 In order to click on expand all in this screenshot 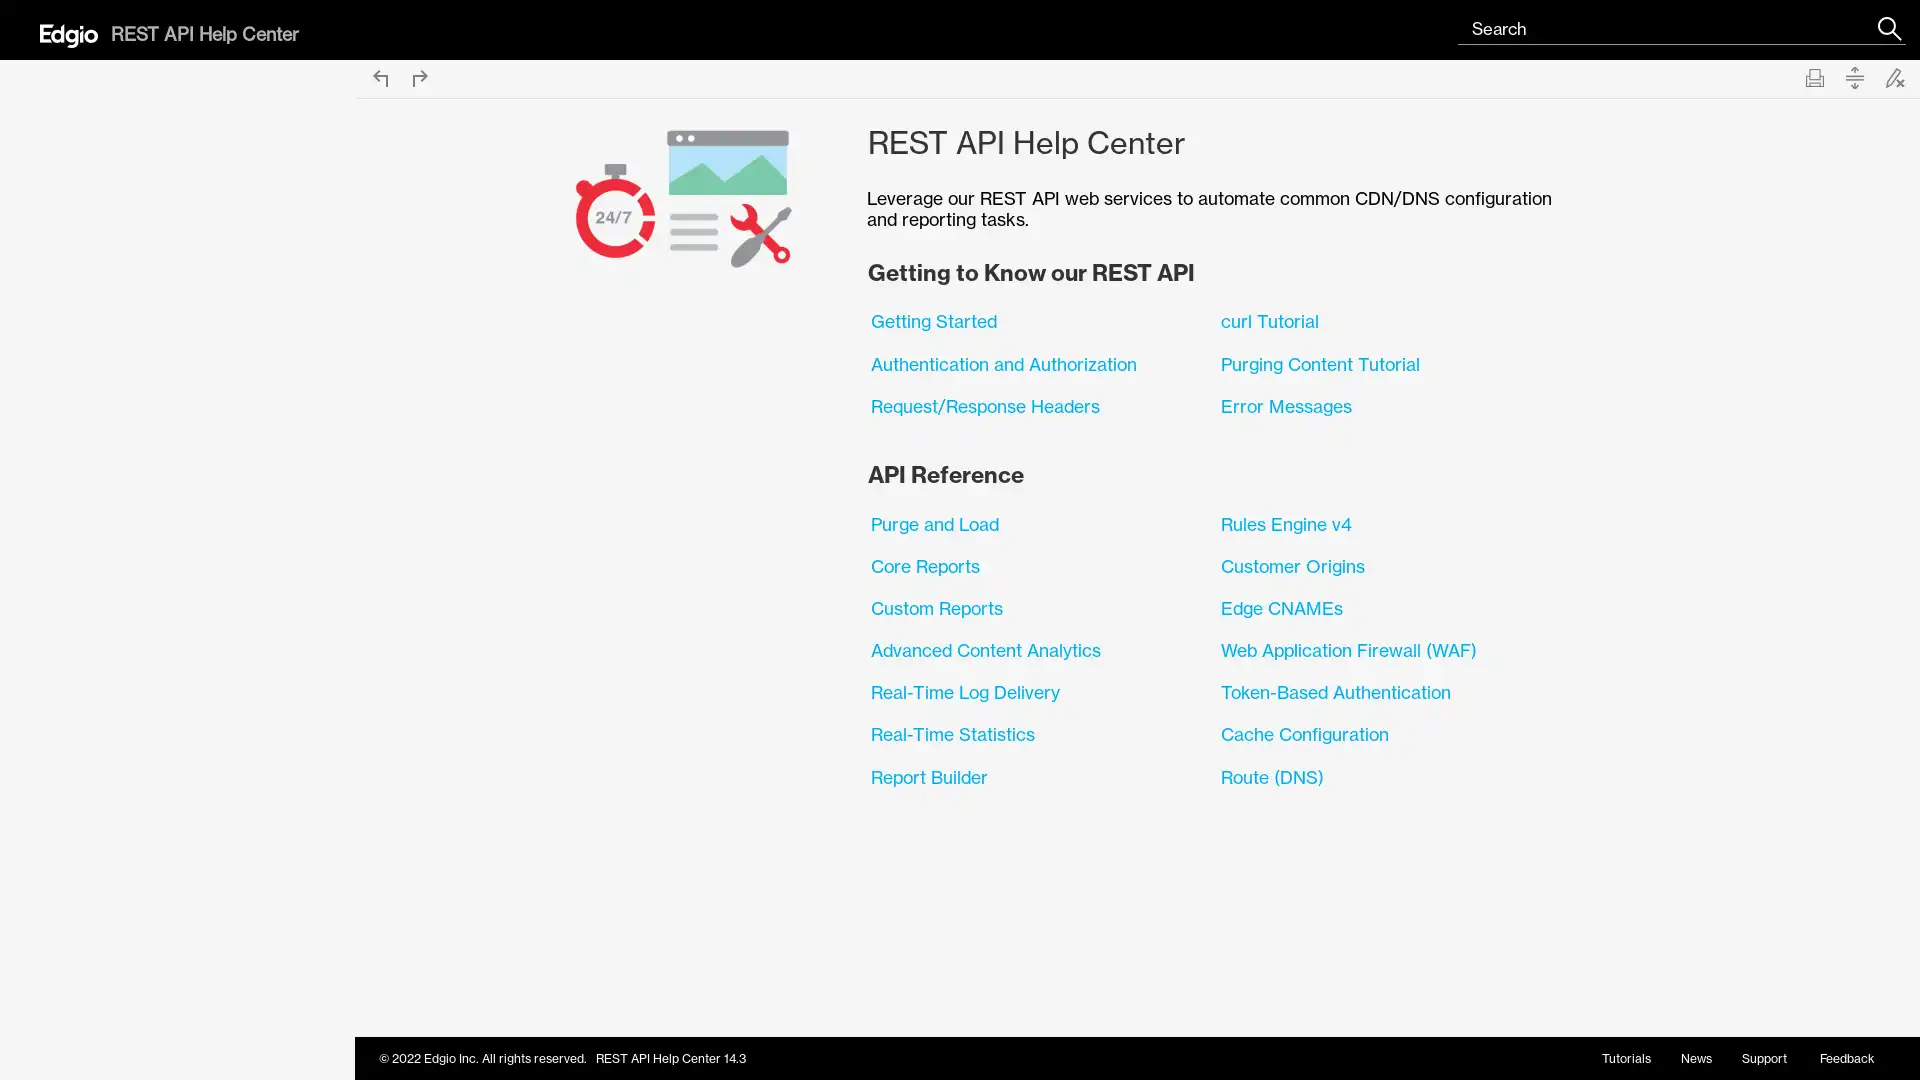, I will do `click(1853, 76)`.